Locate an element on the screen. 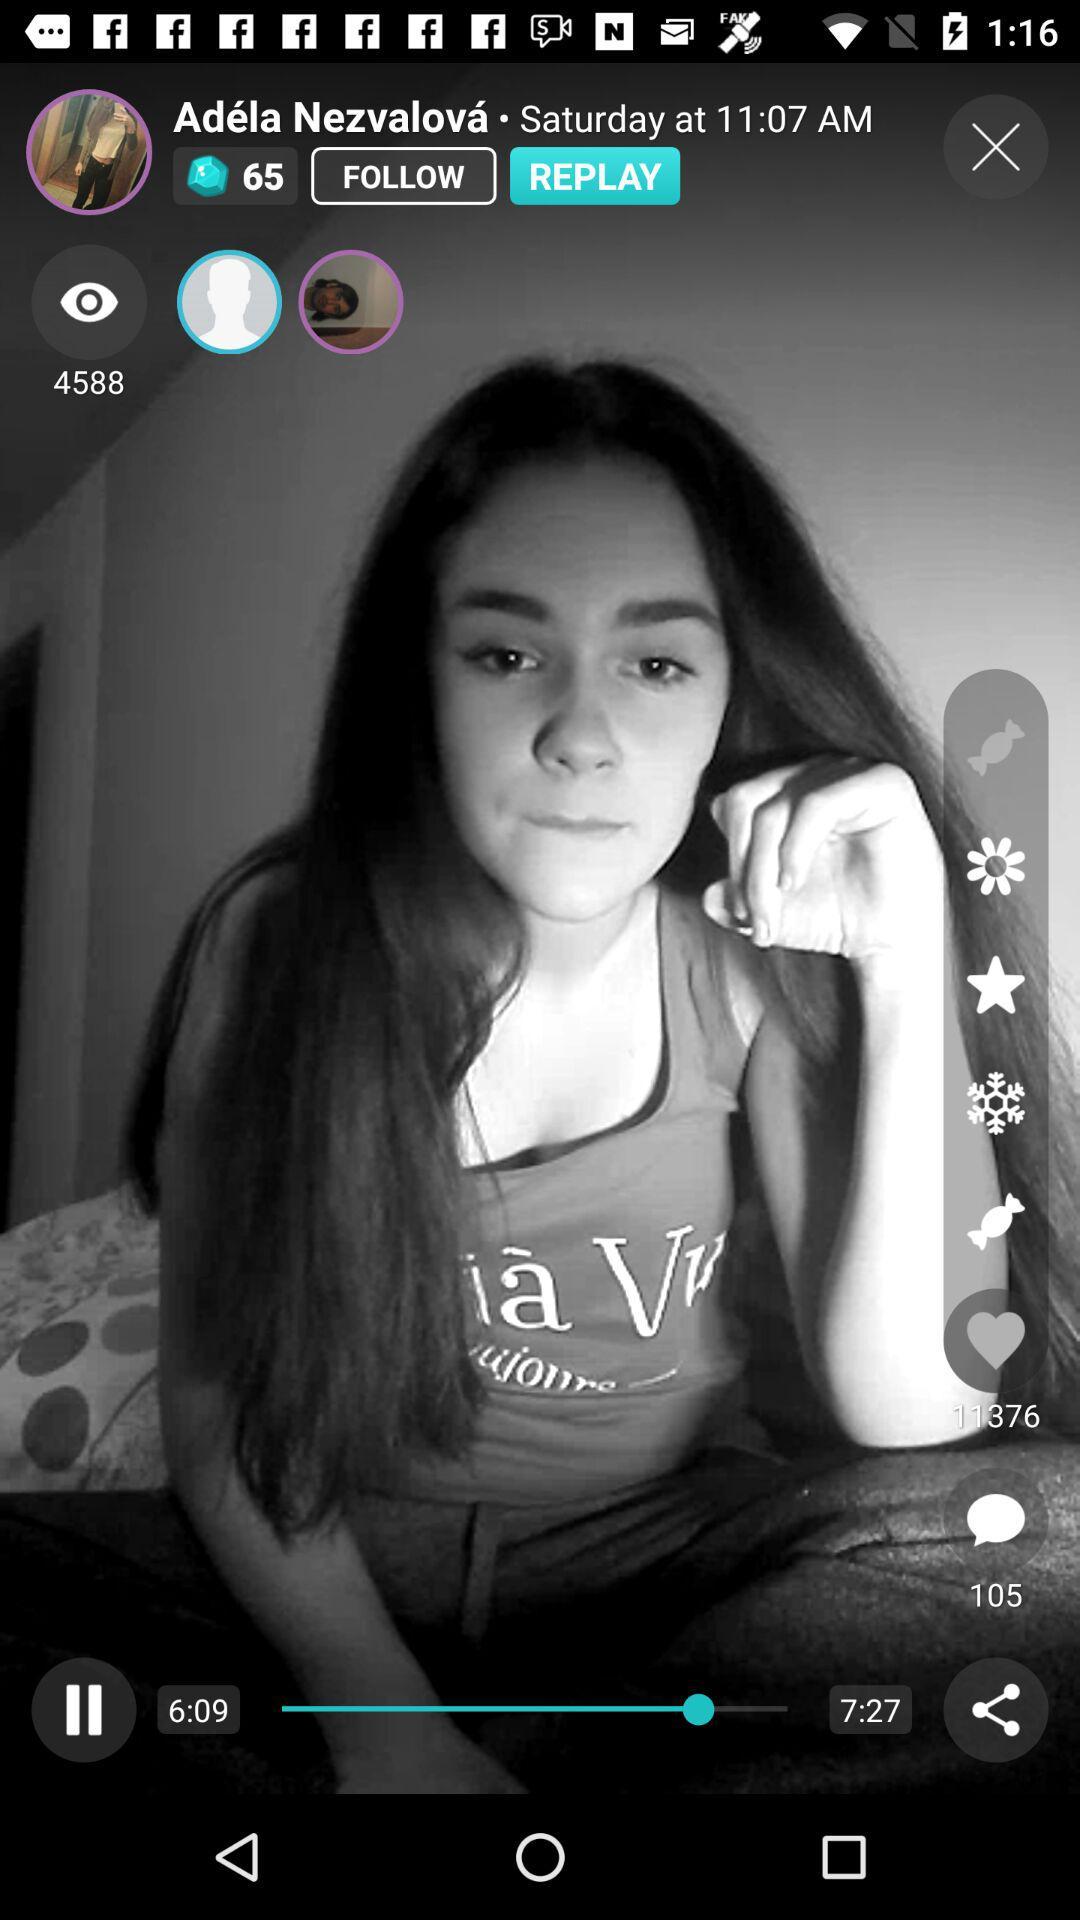 This screenshot has height=1920, width=1080. profile is located at coordinates (228, 301).